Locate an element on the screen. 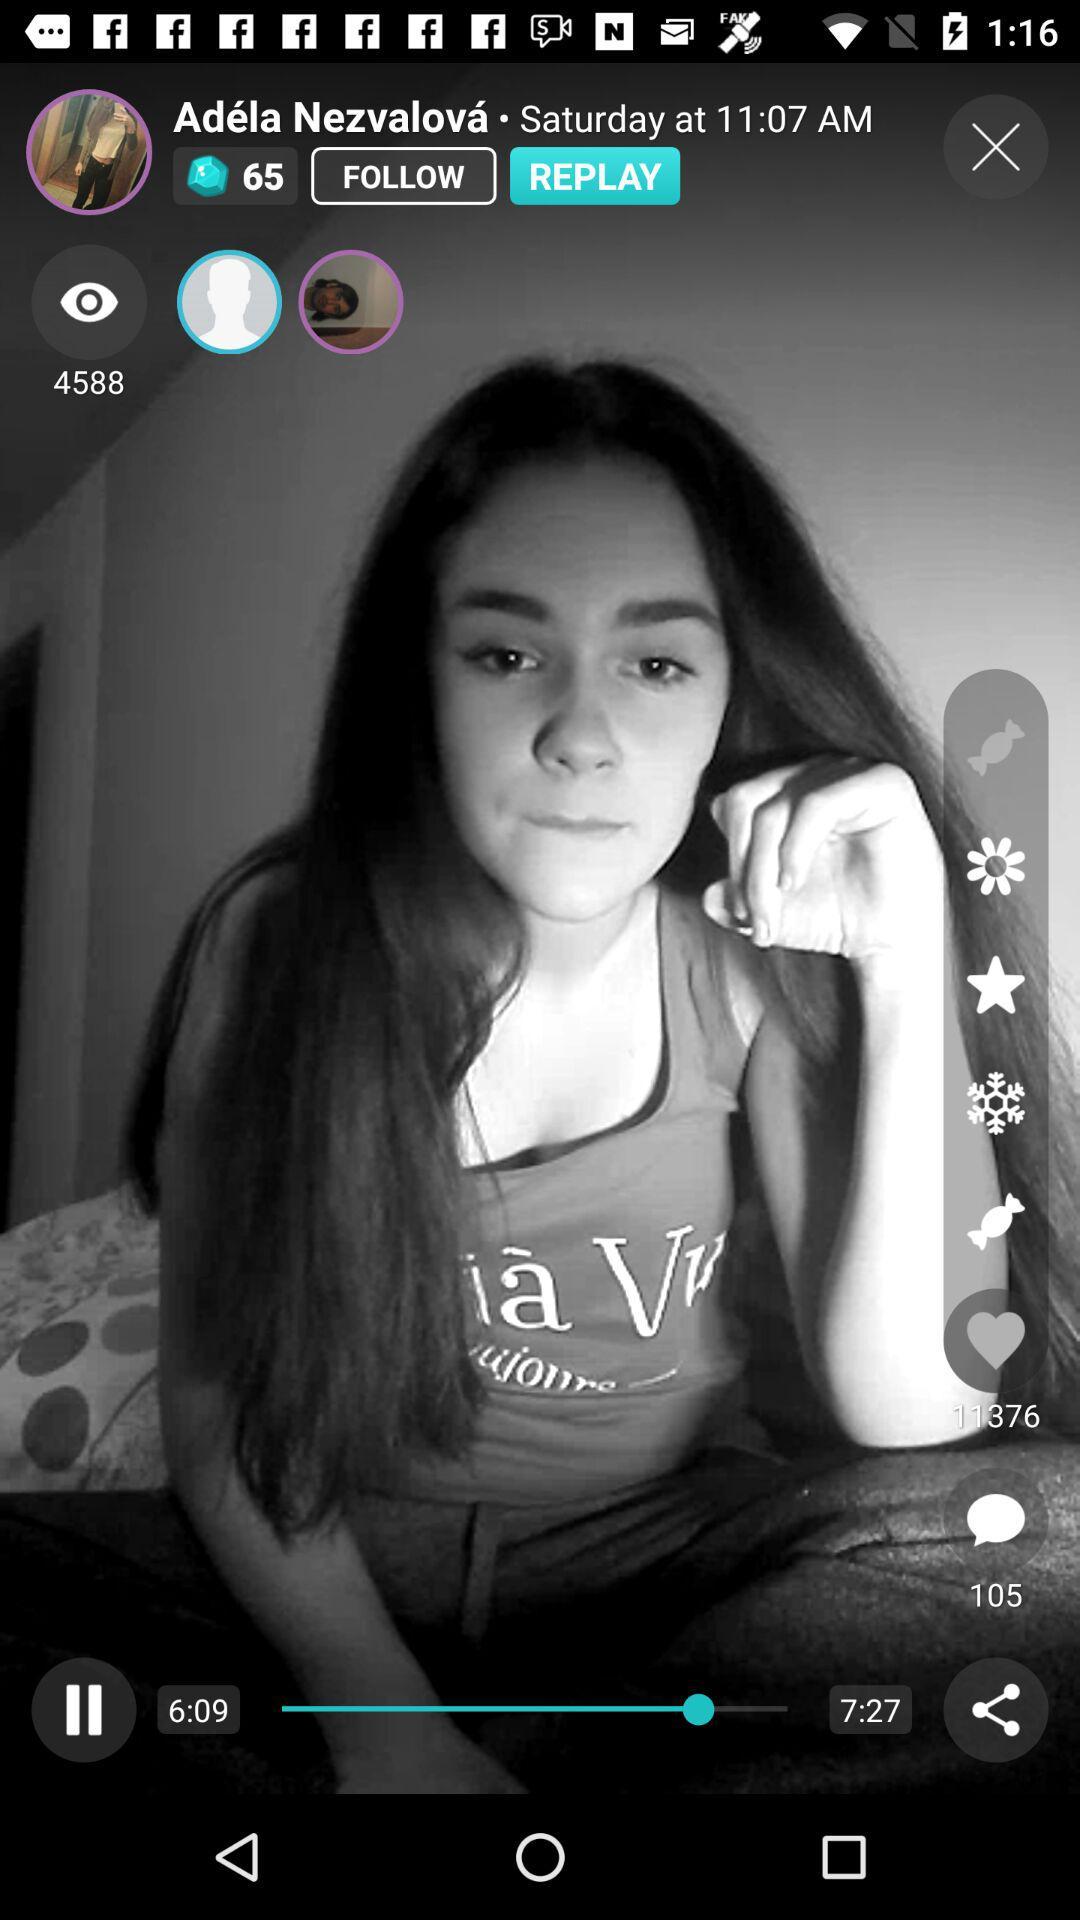 This screenshot has height=1920, width=1080. profile is located at coordinates (228, 301).